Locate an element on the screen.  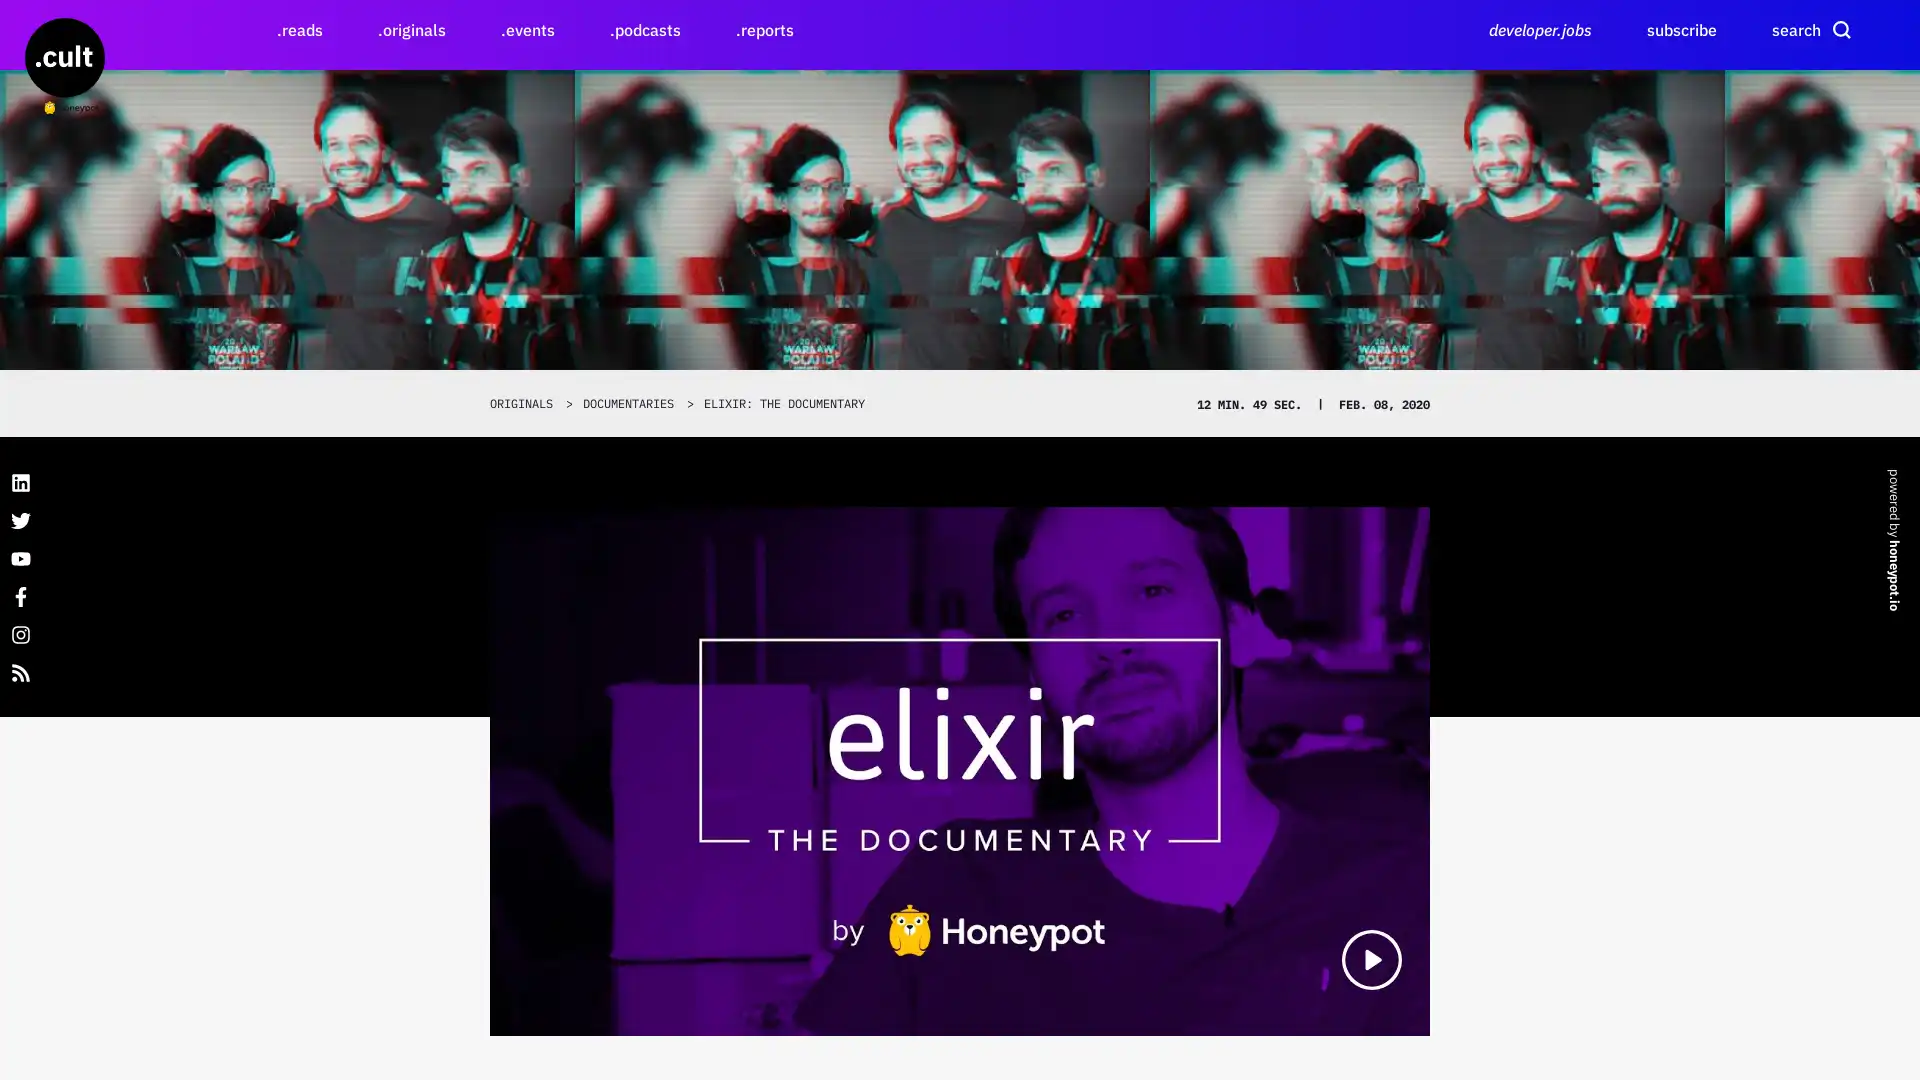
Elixir: The Documentary is located at coordinates (960, 770).